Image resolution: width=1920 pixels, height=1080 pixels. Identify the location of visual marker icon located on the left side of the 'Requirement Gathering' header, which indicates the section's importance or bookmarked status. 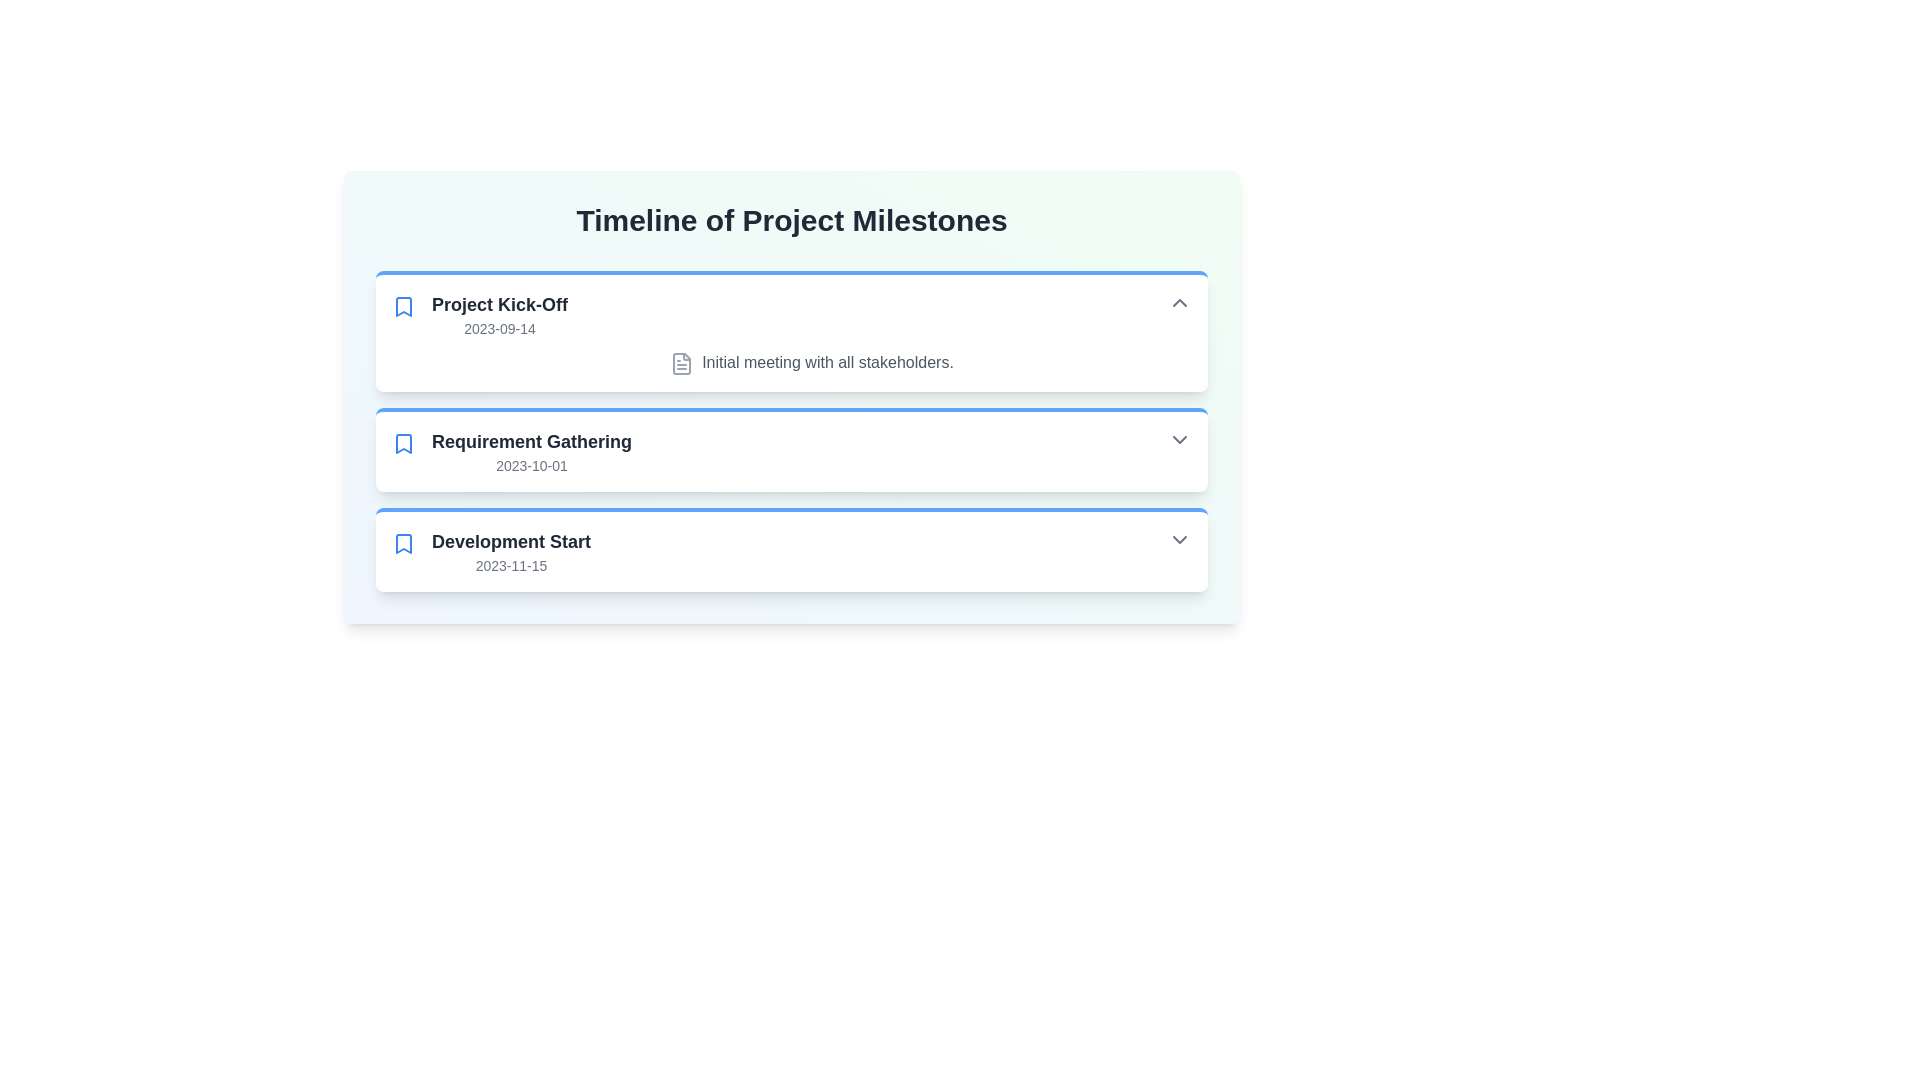
(402, 442).